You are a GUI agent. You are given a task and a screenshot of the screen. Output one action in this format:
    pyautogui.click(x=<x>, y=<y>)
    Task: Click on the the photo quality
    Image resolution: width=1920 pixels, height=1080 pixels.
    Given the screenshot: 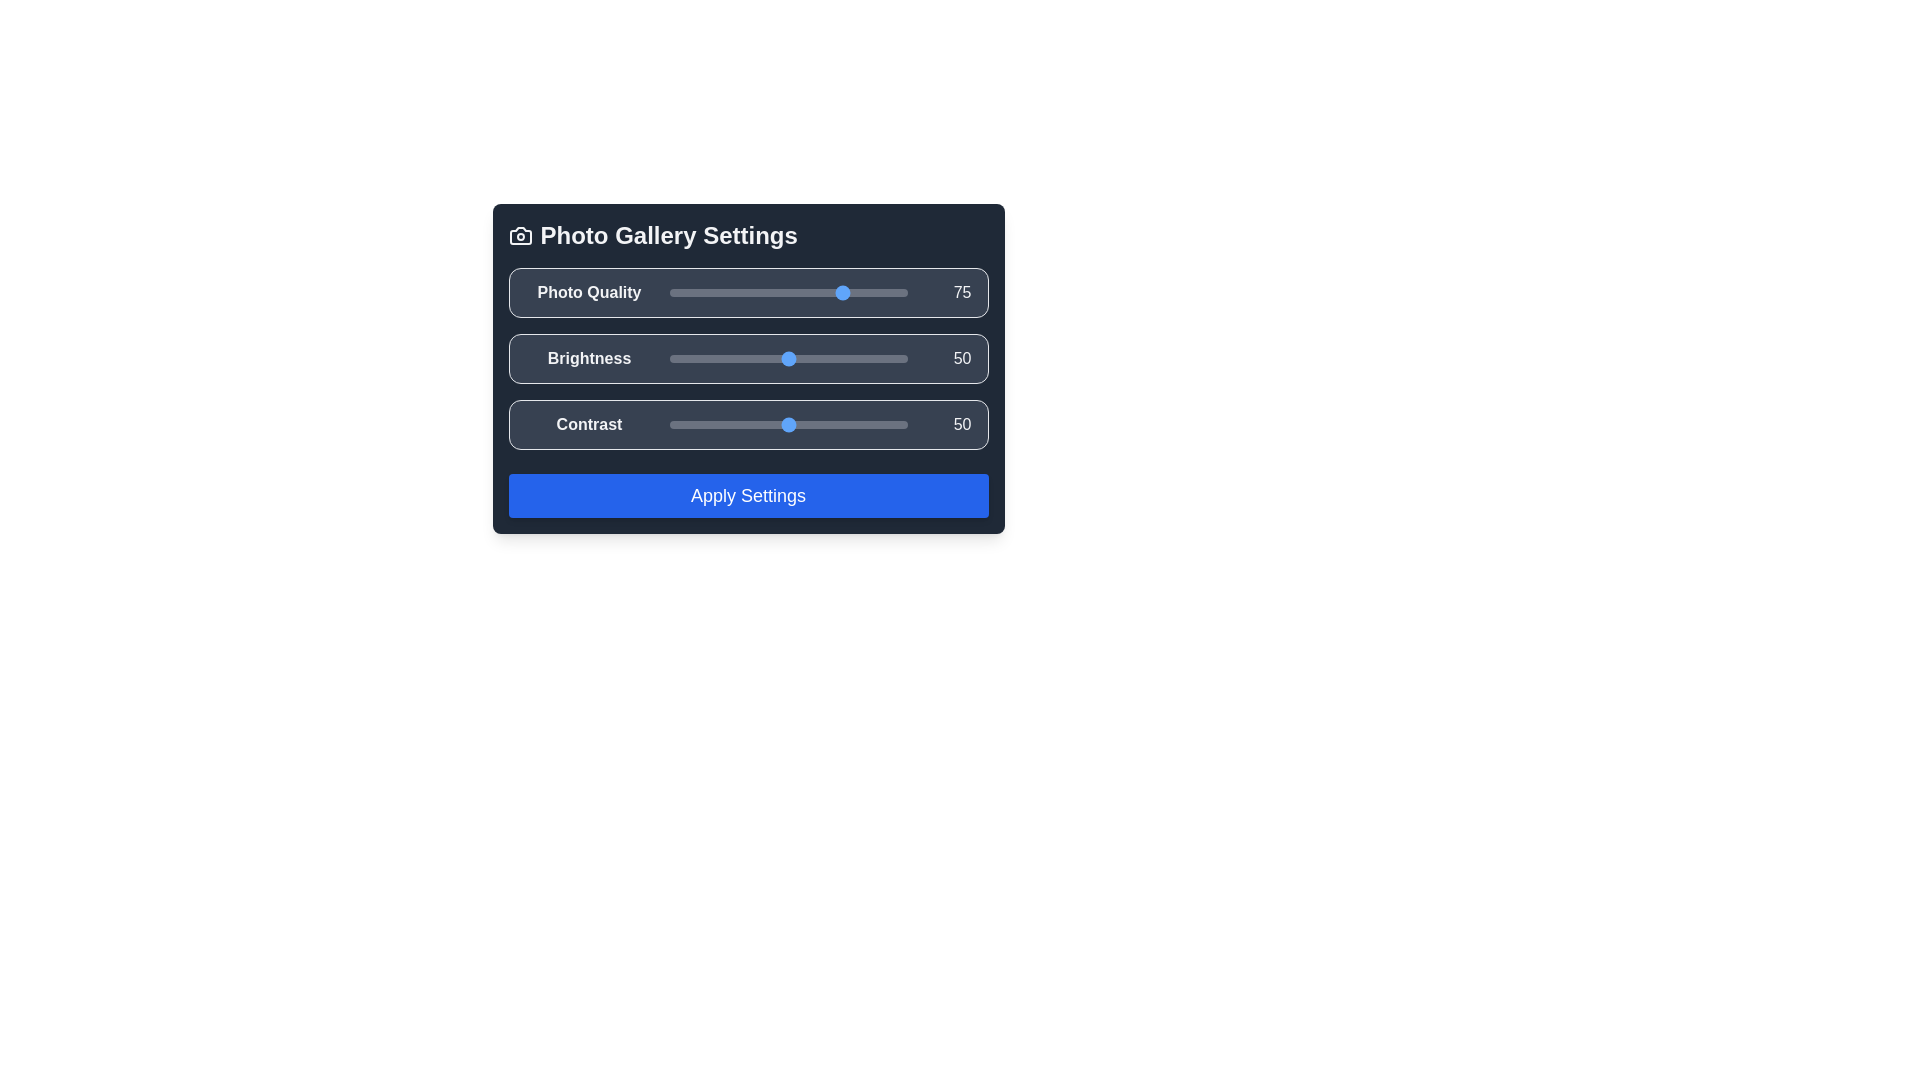 What is the action you would take?
    pyautogui.click(x=837, y=293)
    